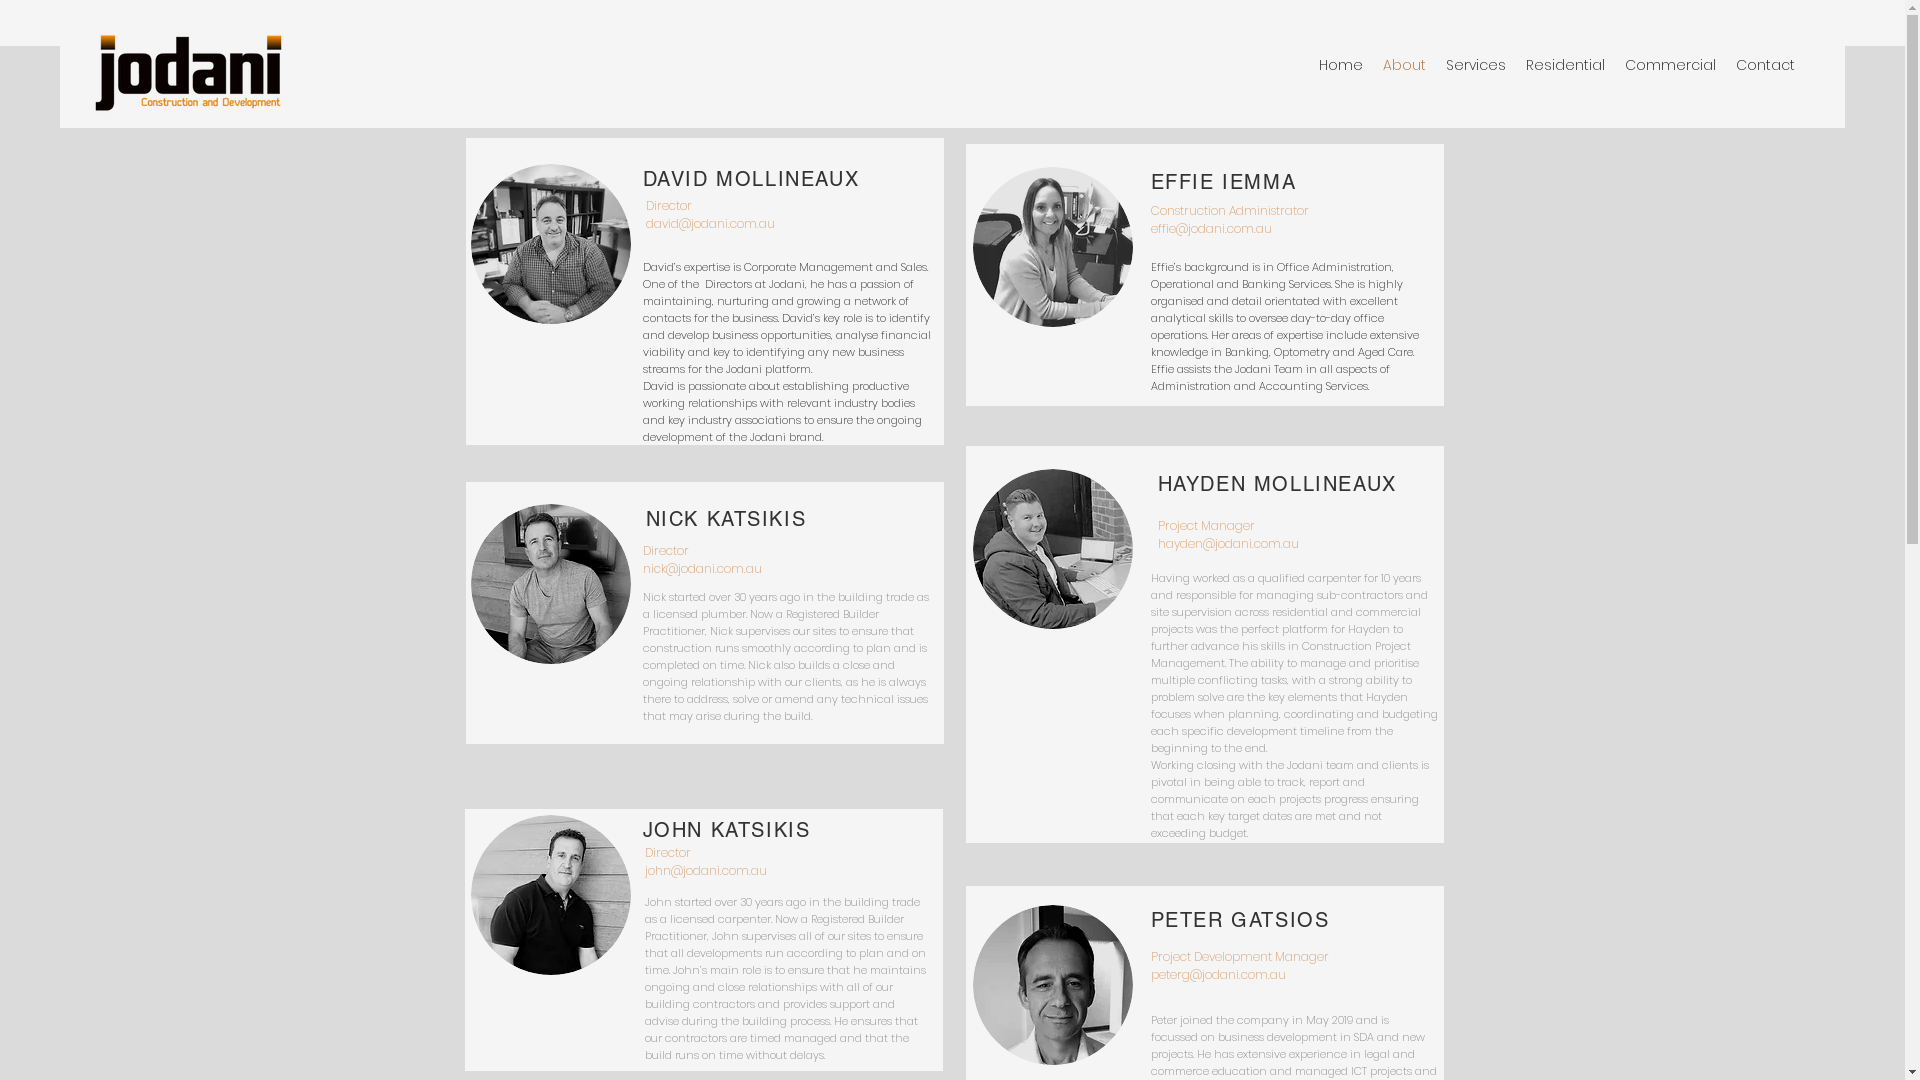  What do you see at coordinates (1476, 64) in the screenshot?
I see `'Services'` at bounding box center [1476, 64].